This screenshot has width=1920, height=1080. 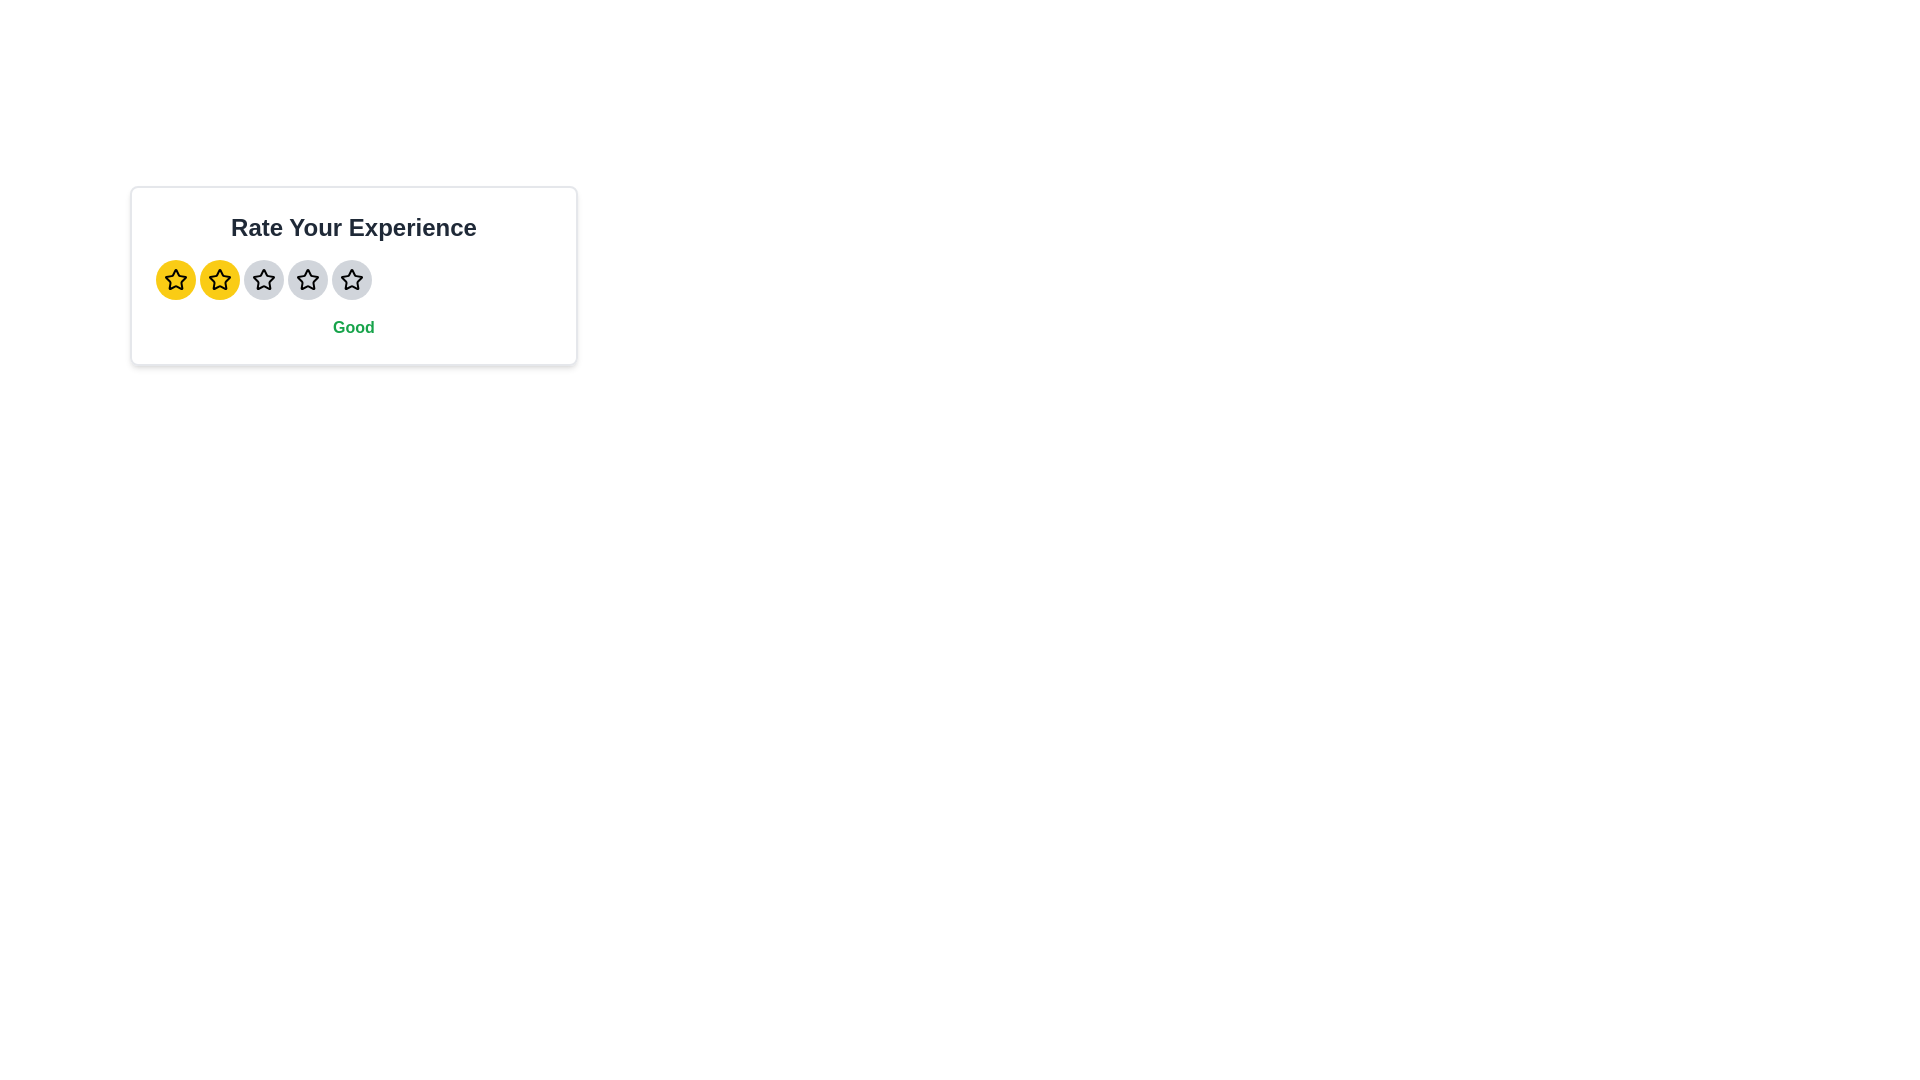 I want to click on the second star rating element located beneath the text 'Rate Your Experience', so click(x=220, y=279).